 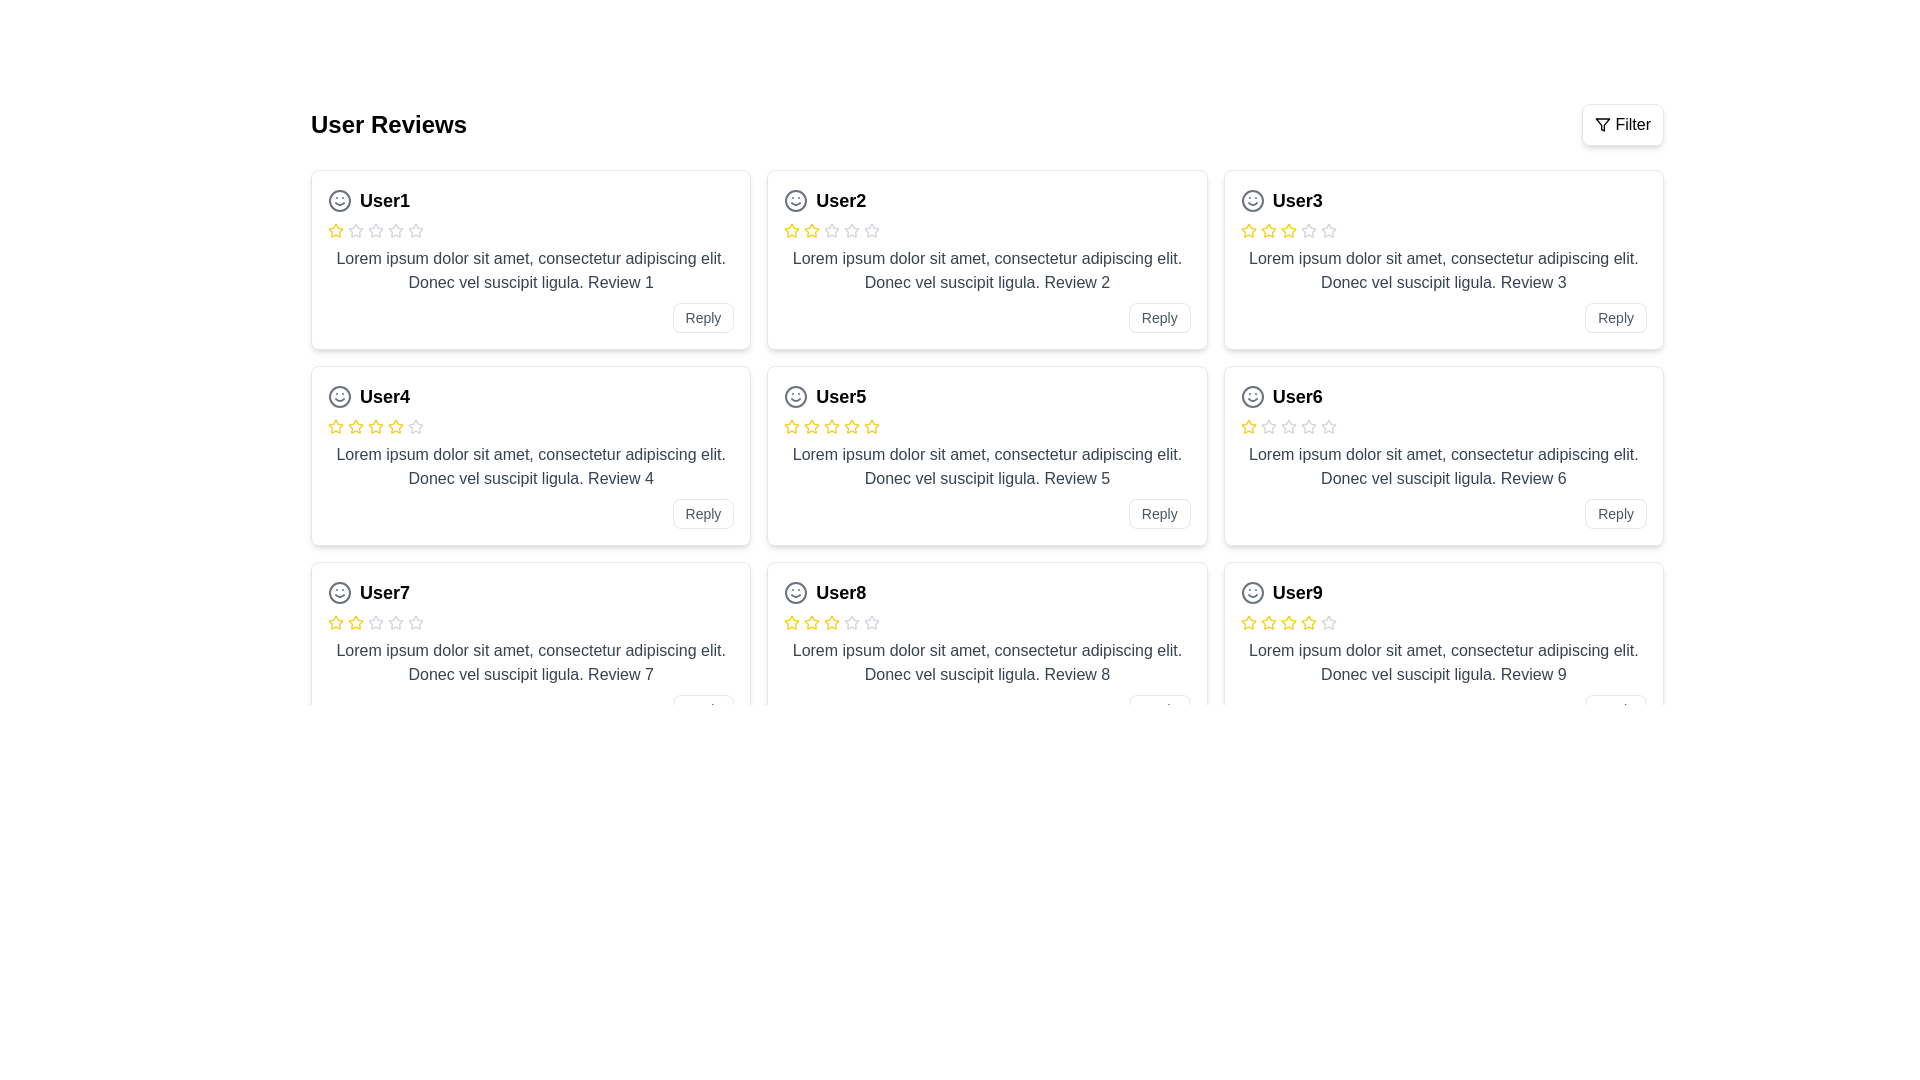 I want to click on the outermost circular layer of the smiley face icon located at the top-left corner of the review card for User9 in the User Reviews section, so click(x=1251, y=592).